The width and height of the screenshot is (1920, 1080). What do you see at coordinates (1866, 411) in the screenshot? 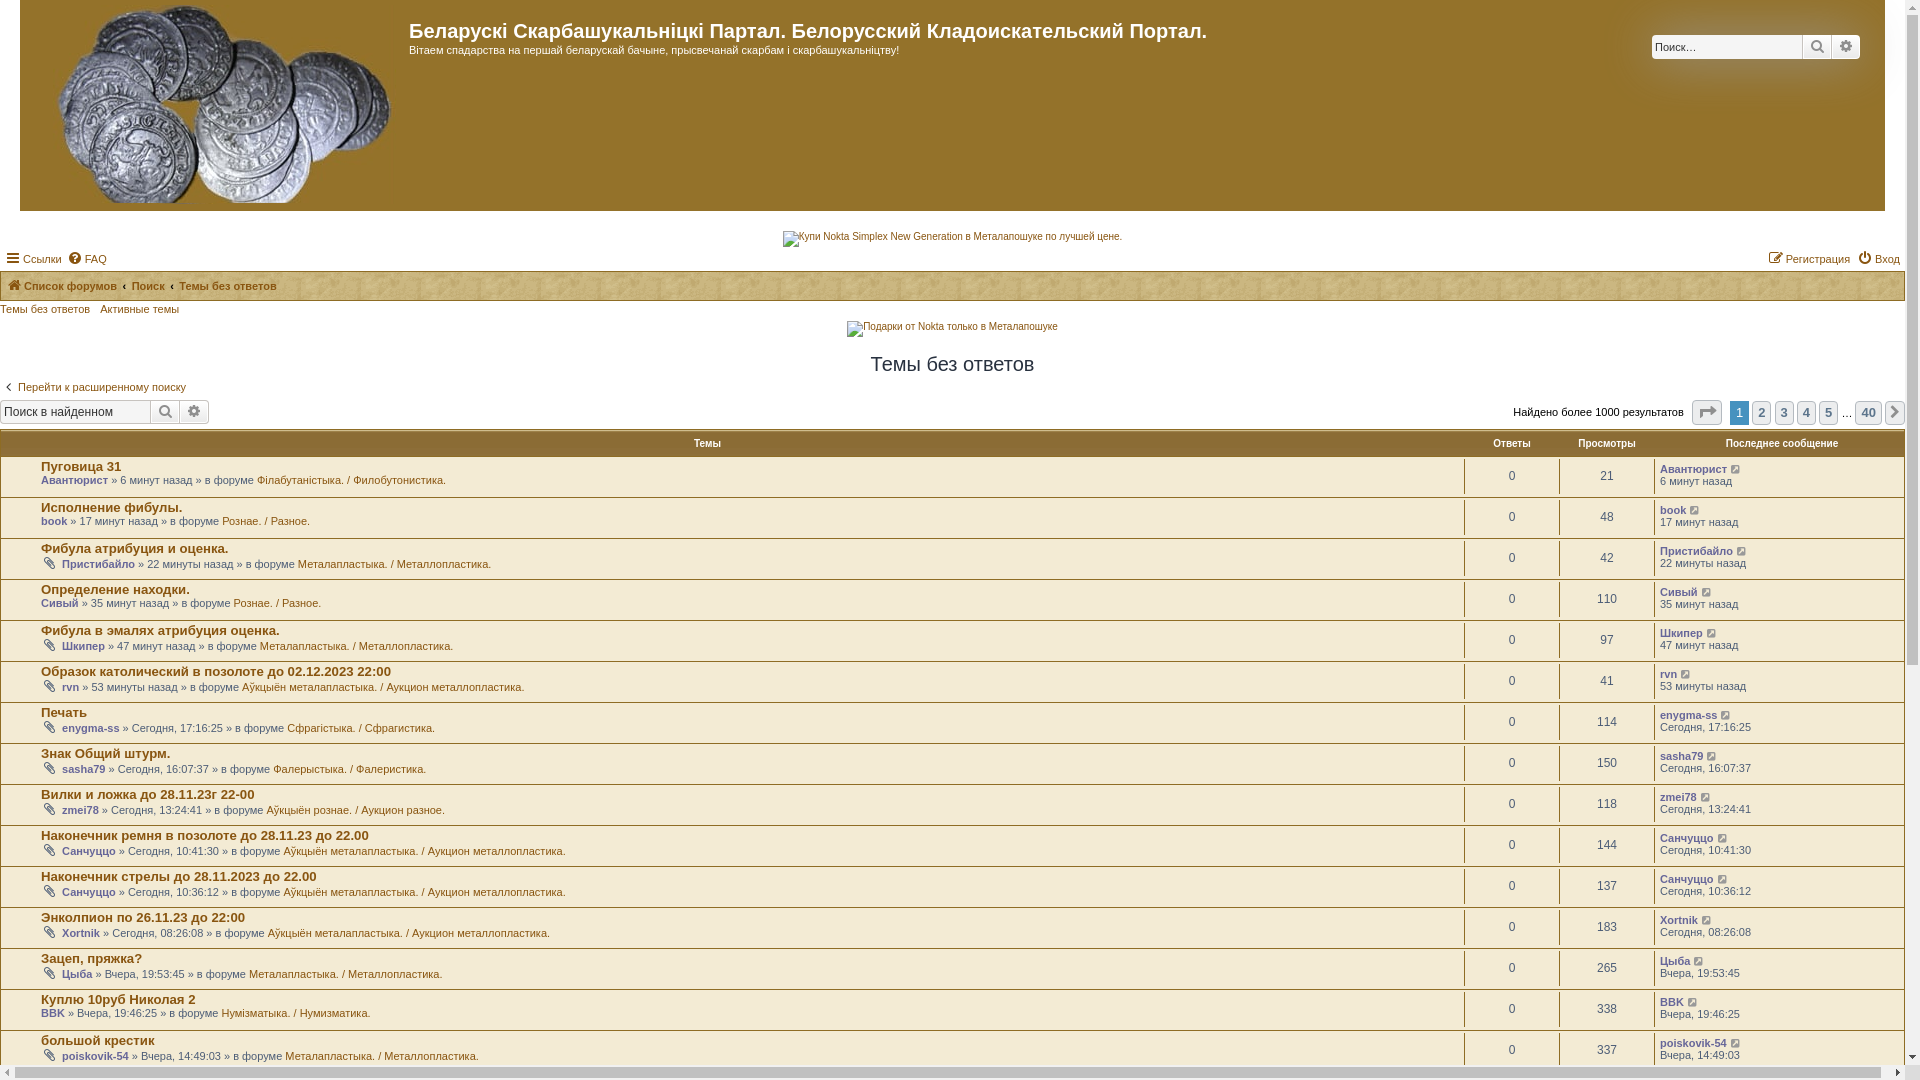
I see `'40'` at bounding box center [1866, 411].